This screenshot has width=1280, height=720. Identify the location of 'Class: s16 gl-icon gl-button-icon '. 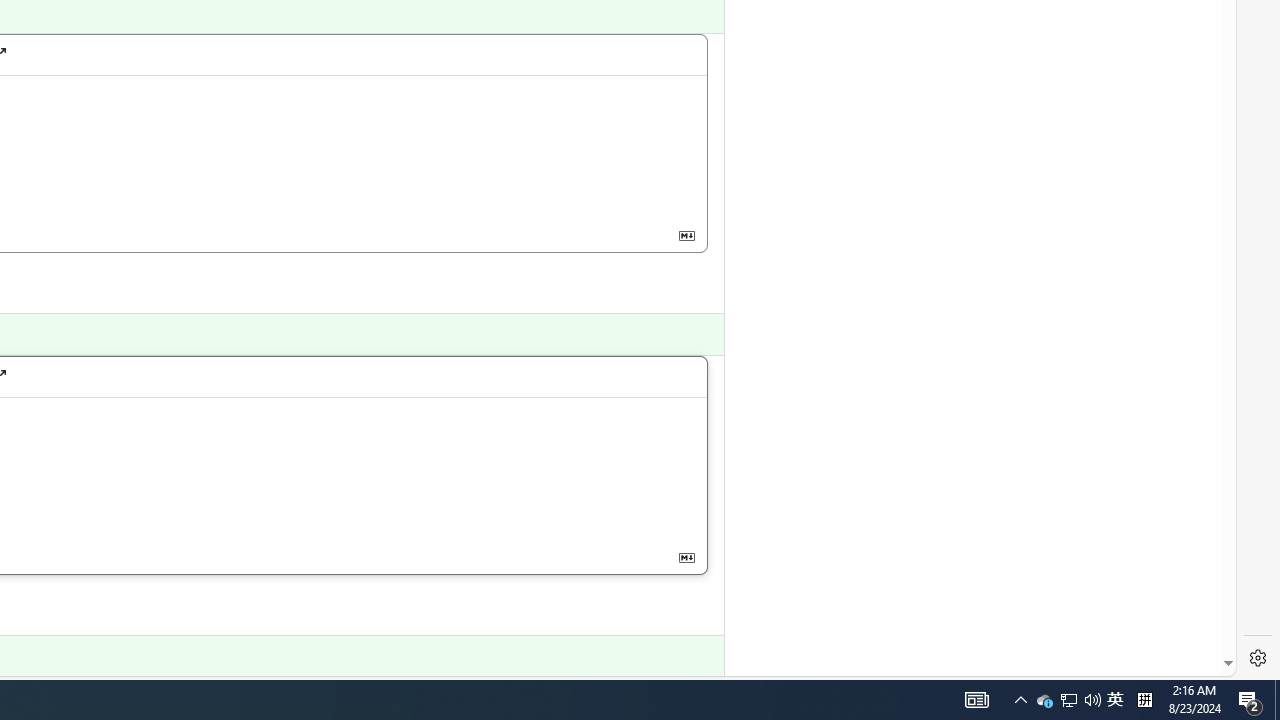
(686, 557).